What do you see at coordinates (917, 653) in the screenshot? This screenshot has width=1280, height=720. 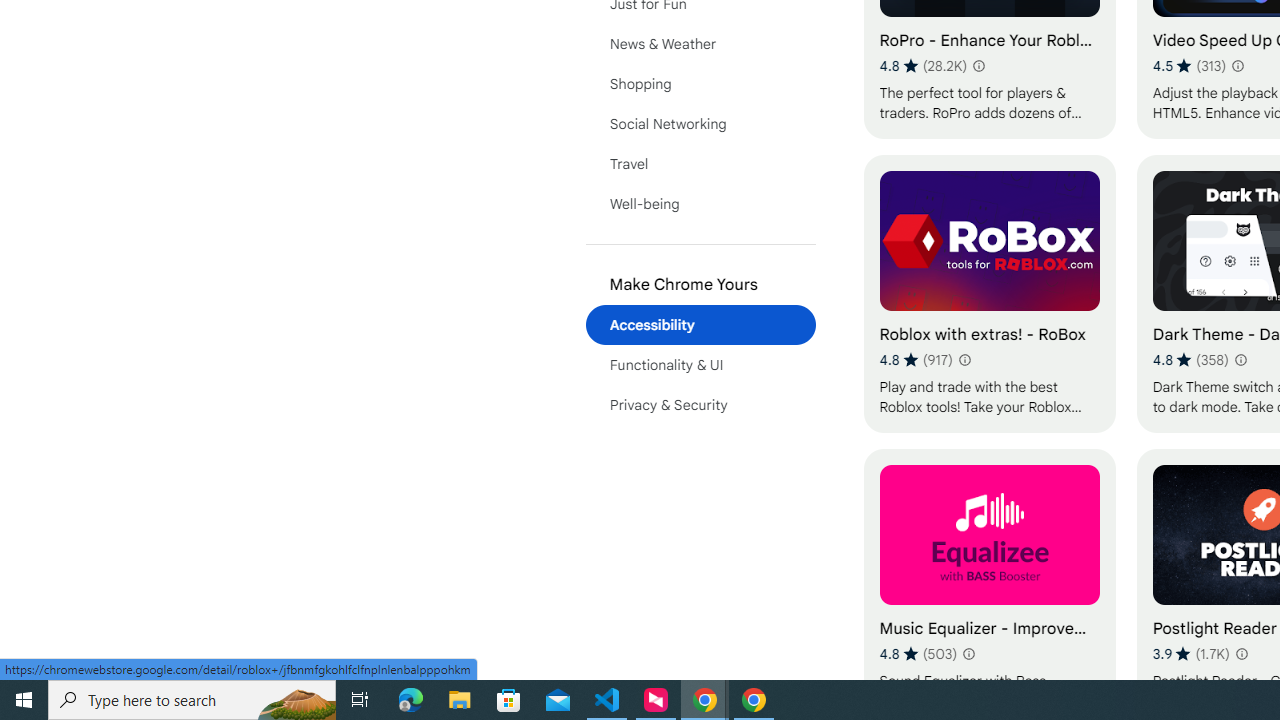 I see `'Average rating 4.8 out of 5 stars. 503 ratings.'` at bounding box center [917, 653].